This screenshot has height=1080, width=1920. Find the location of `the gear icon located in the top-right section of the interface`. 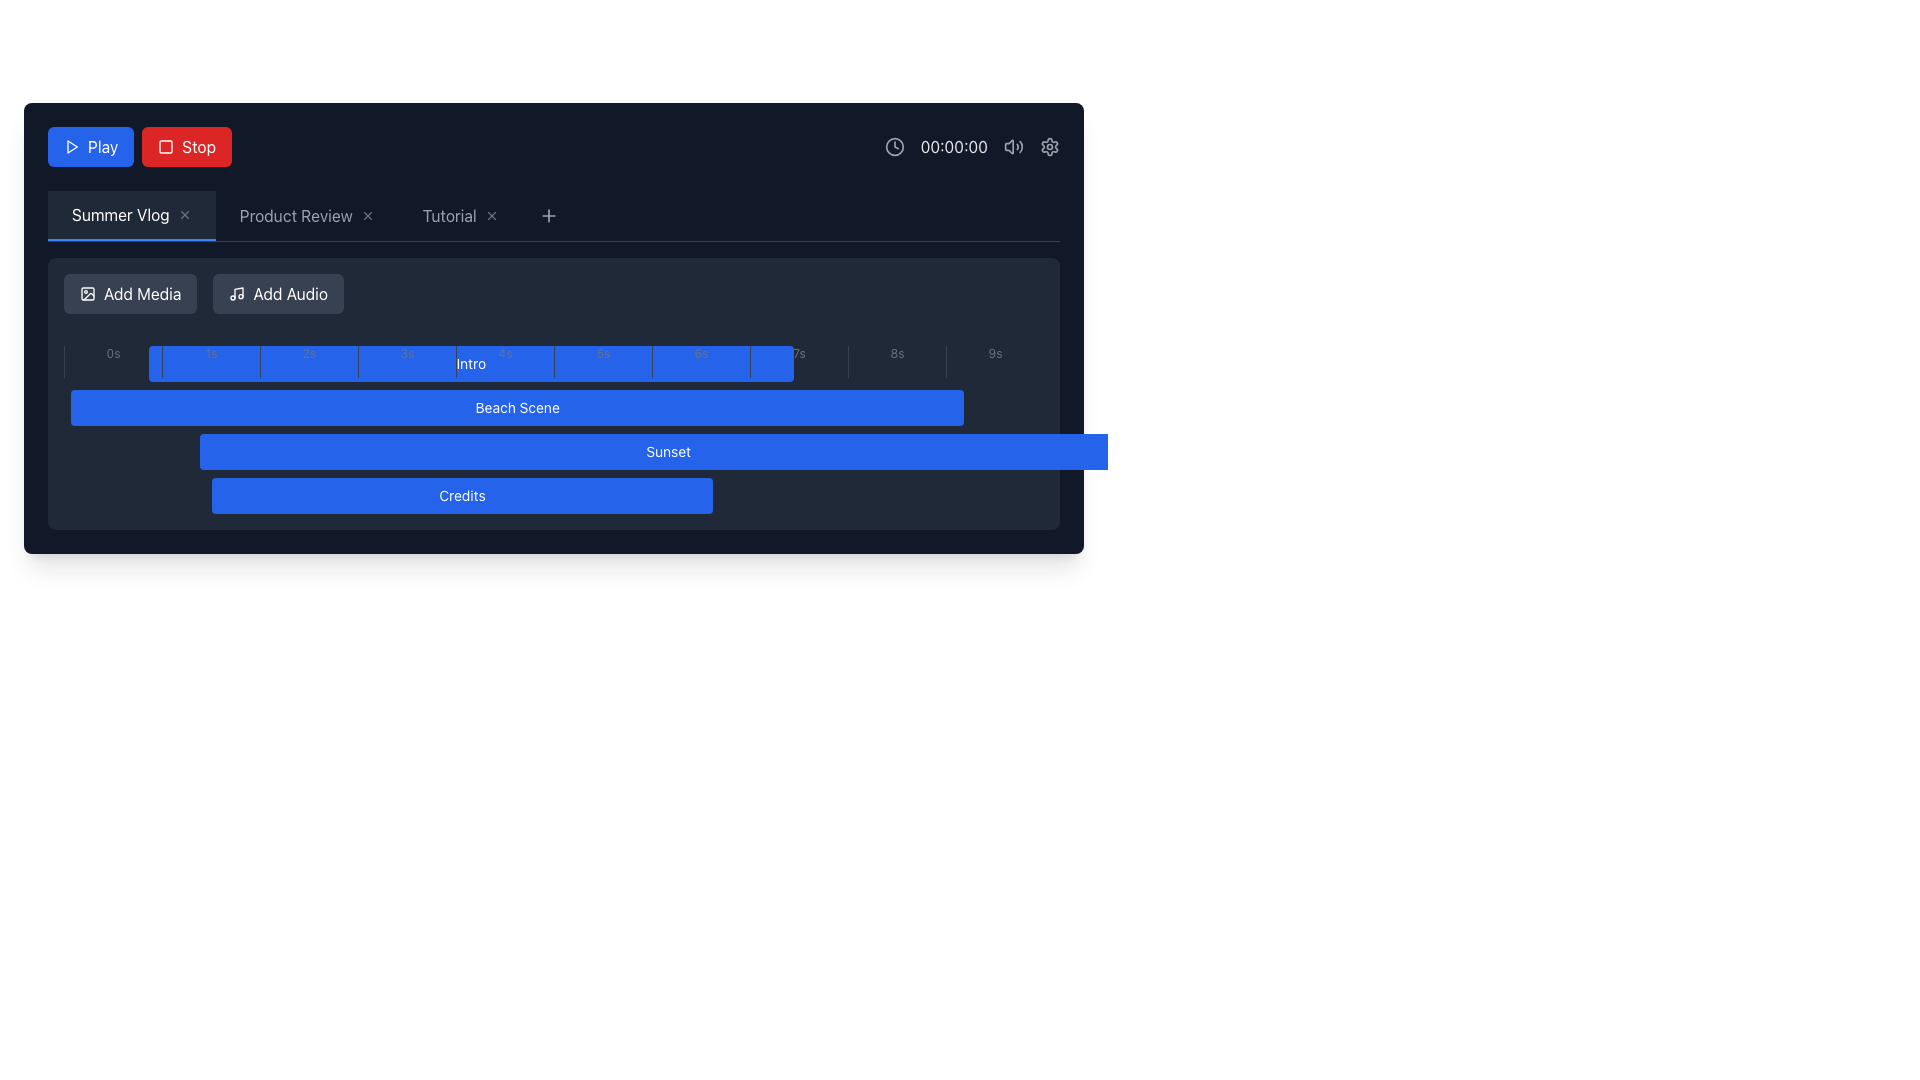

the gear icon located in the top-right section of the interface is located at coordinates (1049, 145).